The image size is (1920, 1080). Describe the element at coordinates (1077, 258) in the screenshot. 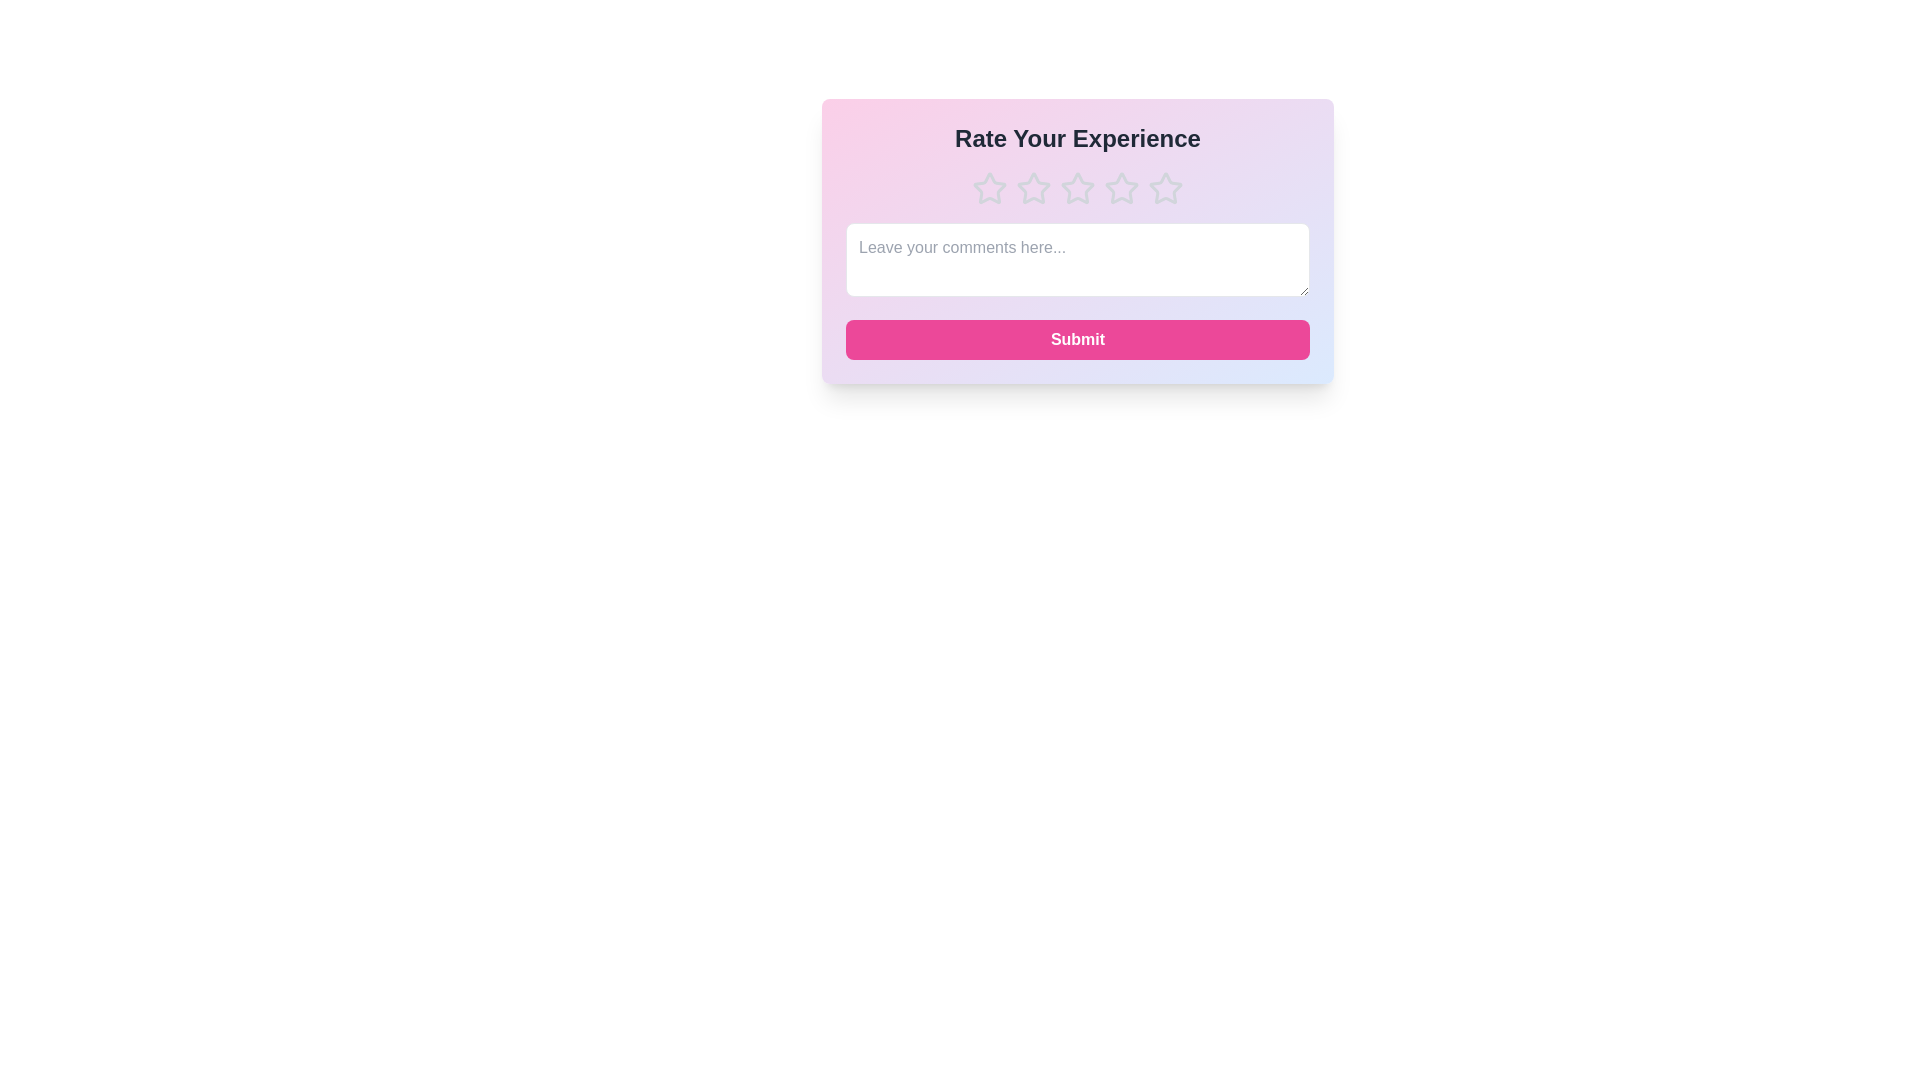

I see `the text area and type the comment` at that location.